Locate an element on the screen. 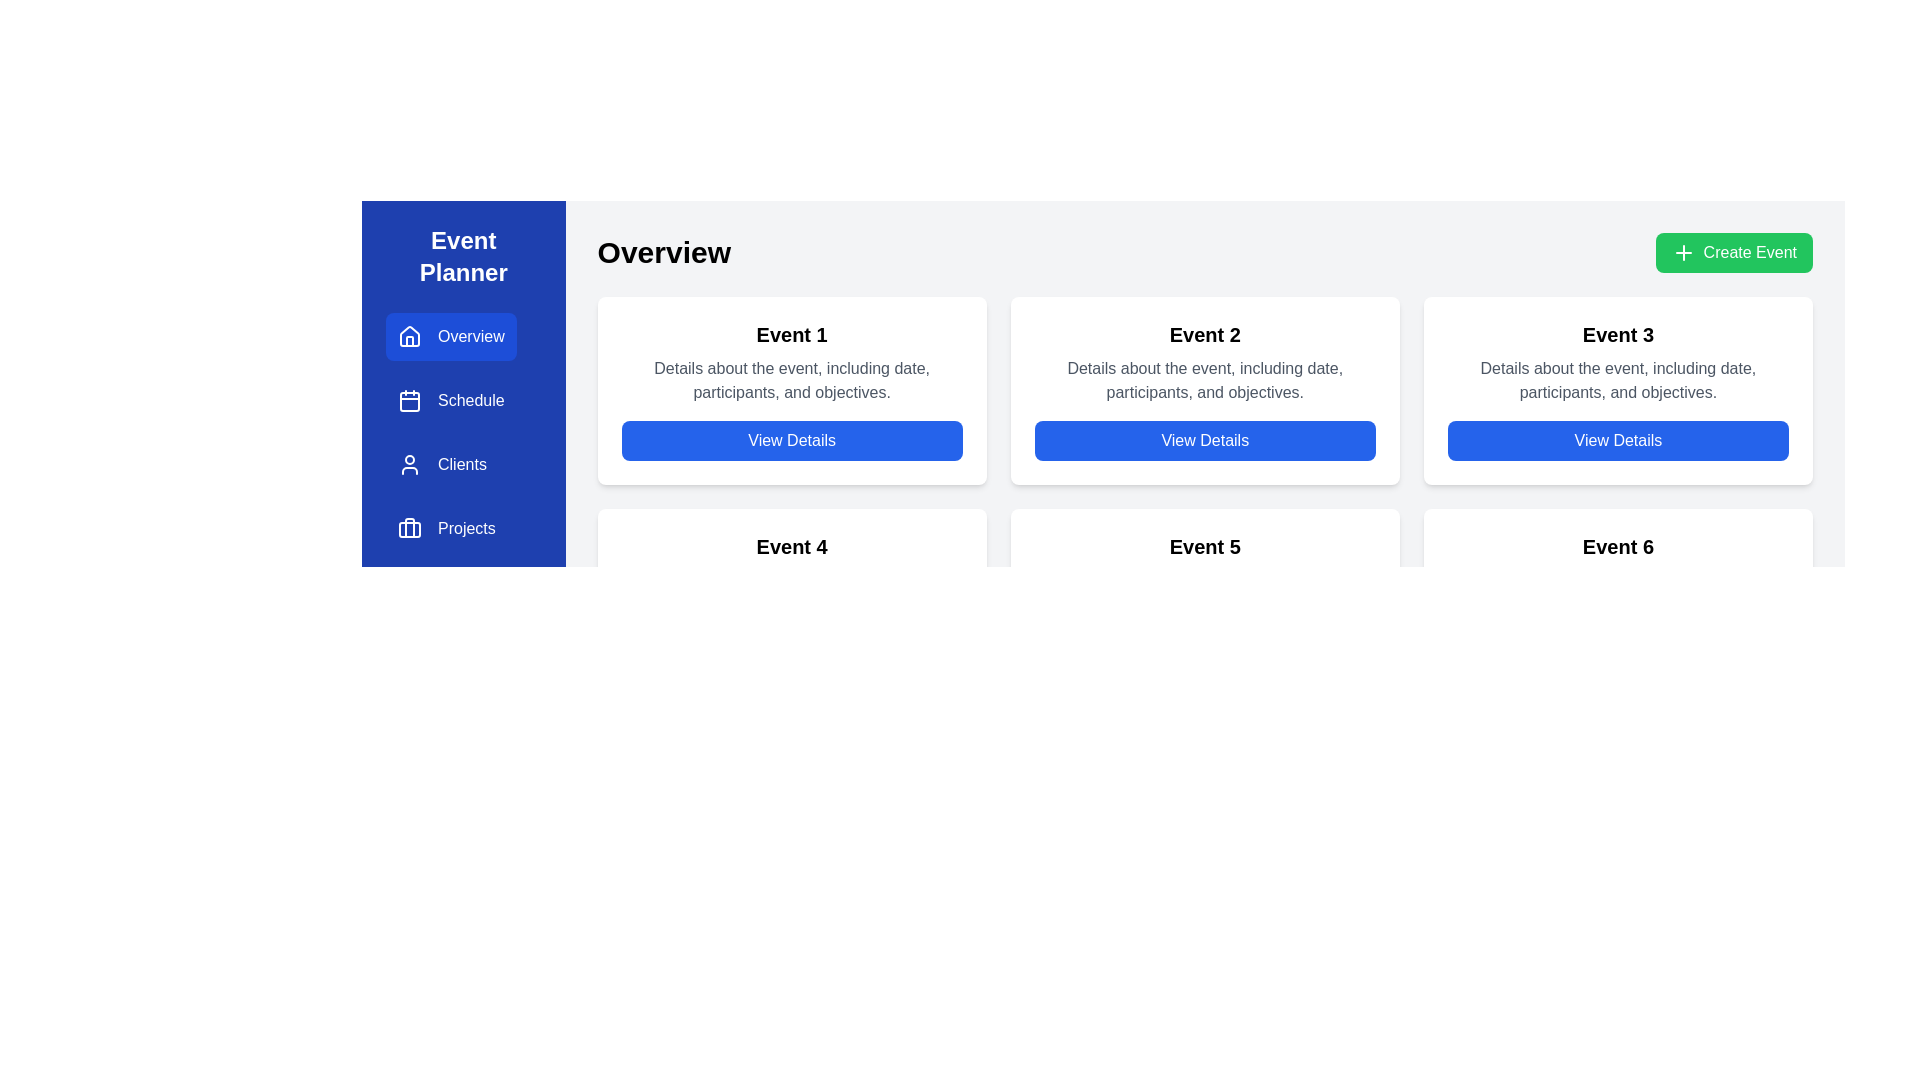 This screenshot has width=1920, height=1080. the bold text label displaying 'Event 5', which is prominently styled and located in the second row and third column of the event card grid is located at coordinates (1204, 547).